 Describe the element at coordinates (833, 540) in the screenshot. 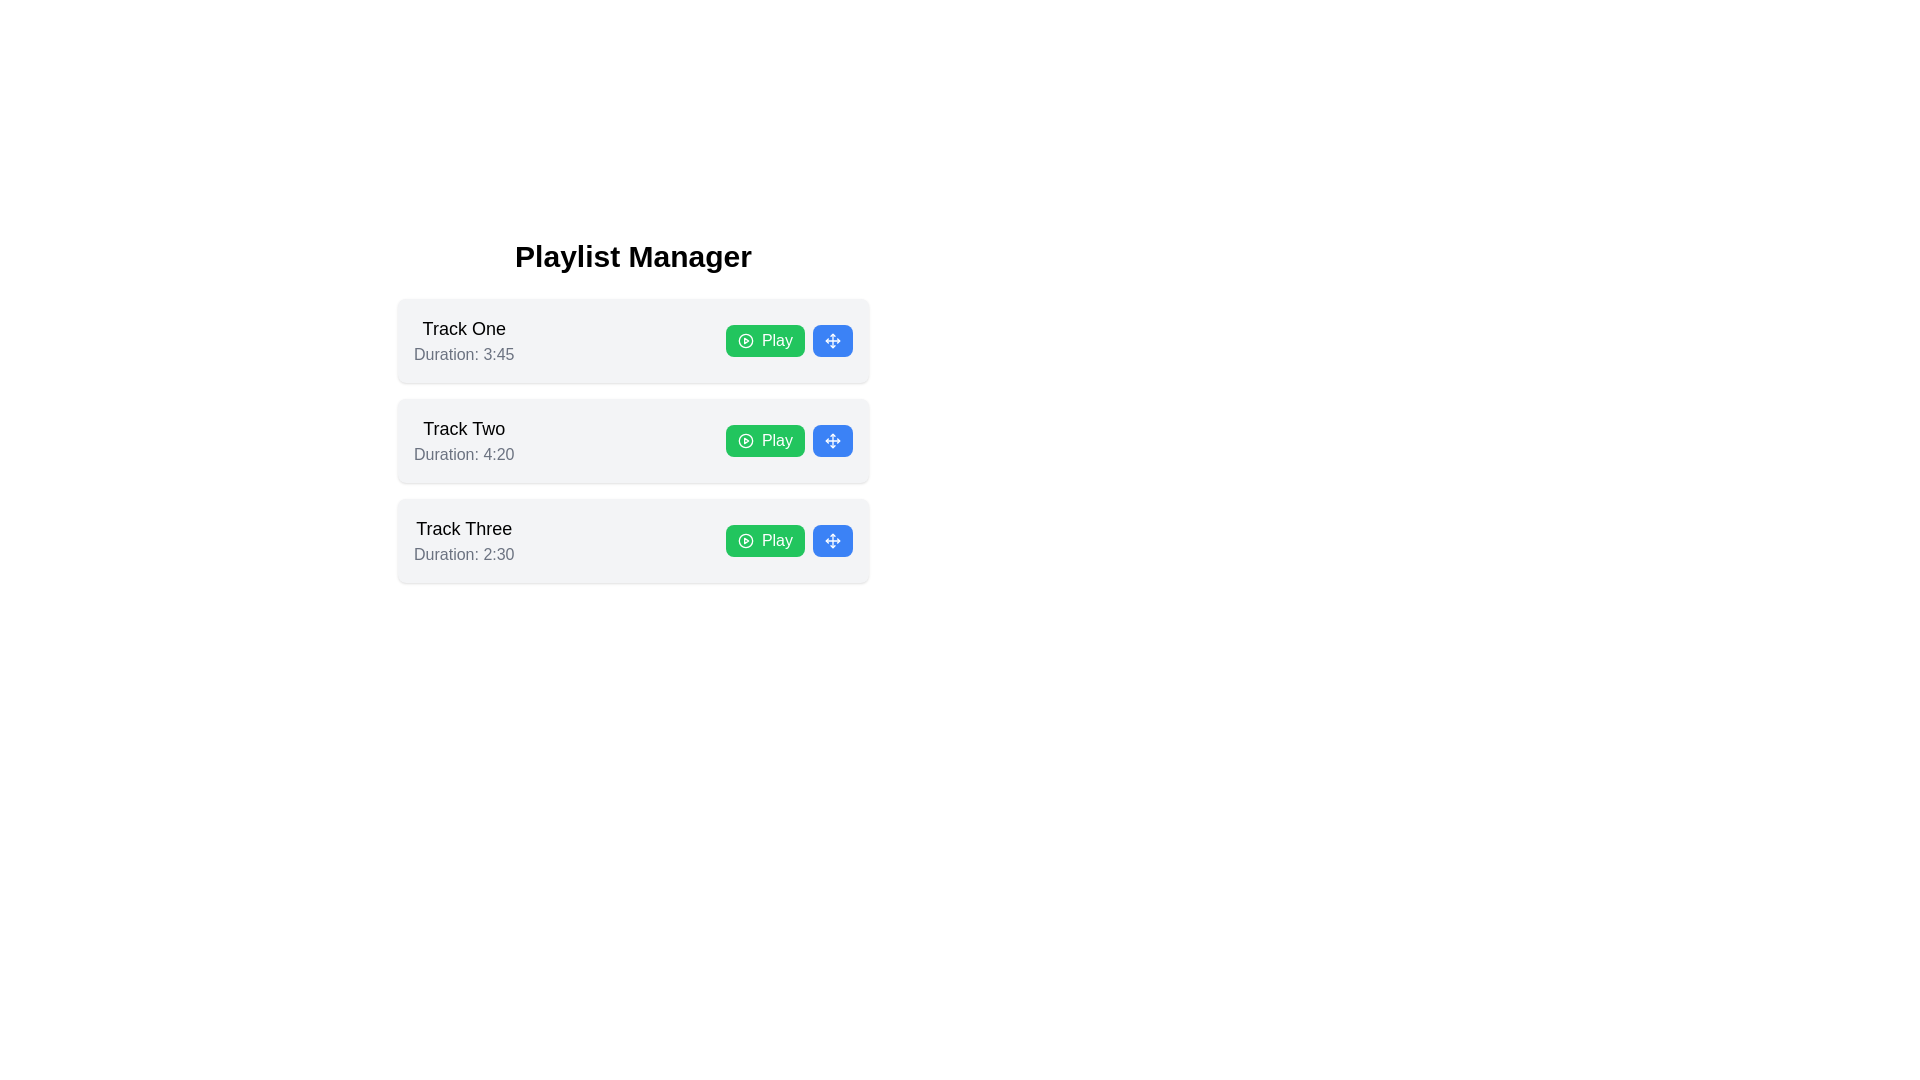

I see `the second button in the rightmost position of the control set for the third track in the playlist manager` at that location.